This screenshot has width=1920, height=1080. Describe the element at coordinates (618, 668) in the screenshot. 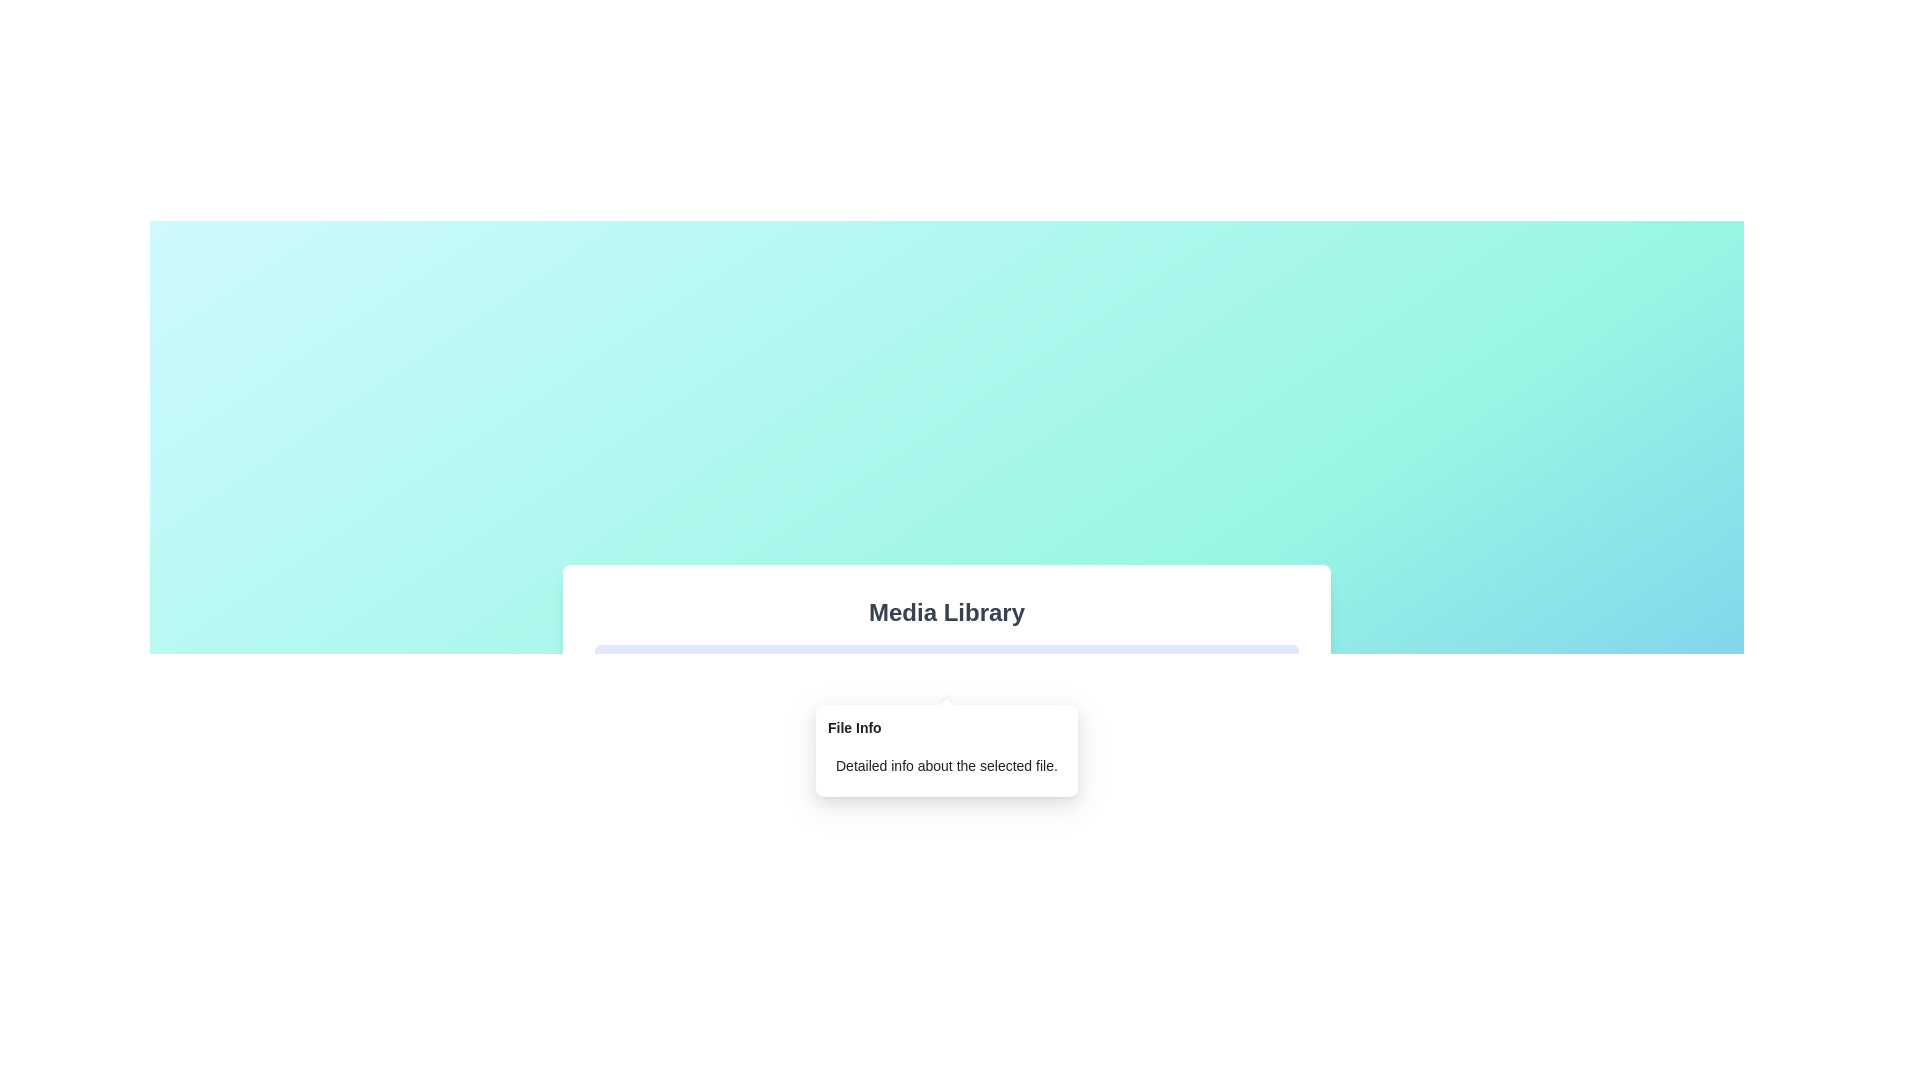

I see `the informational icon located to the left of the 'File Details' text label by moving the cursor to its center and clicking` at that location.